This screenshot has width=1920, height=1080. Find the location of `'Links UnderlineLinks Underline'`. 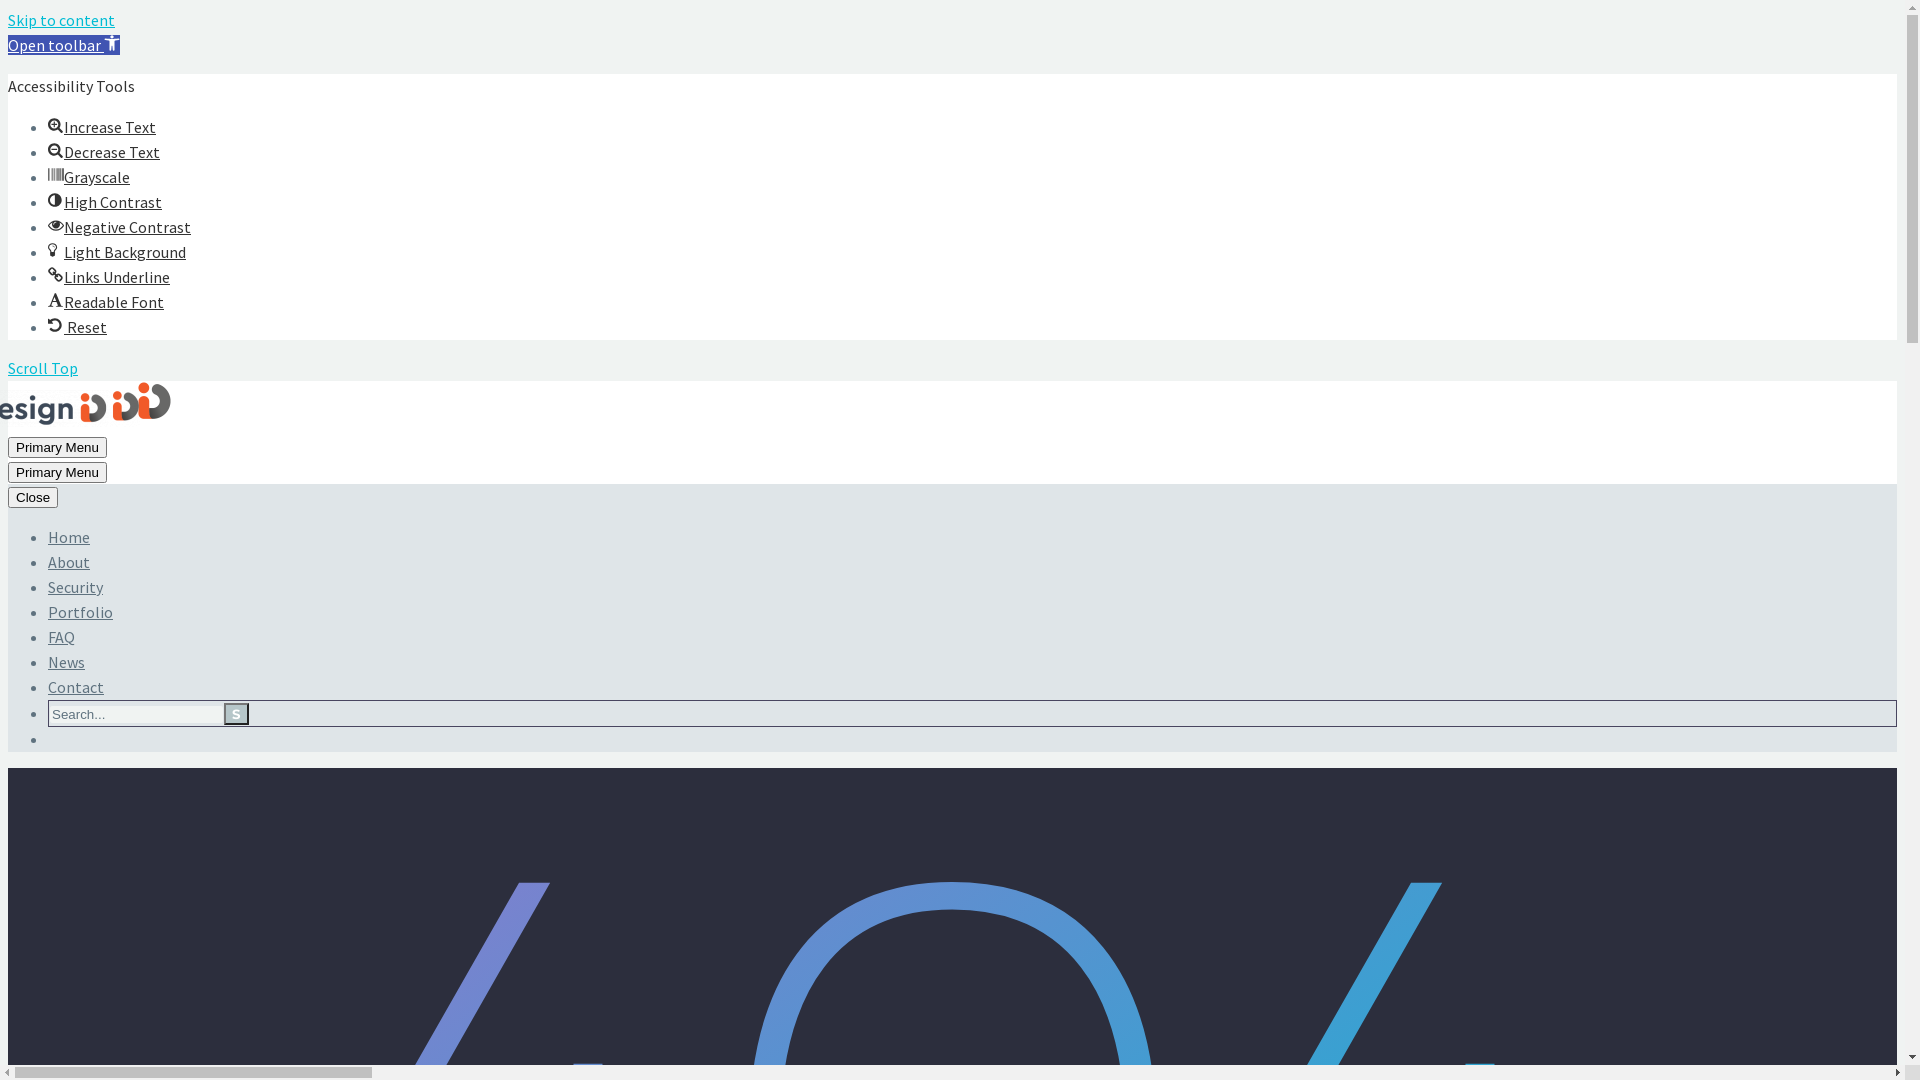

'Links UnderlineLinks Underline' is located at coordinates (108, 277).